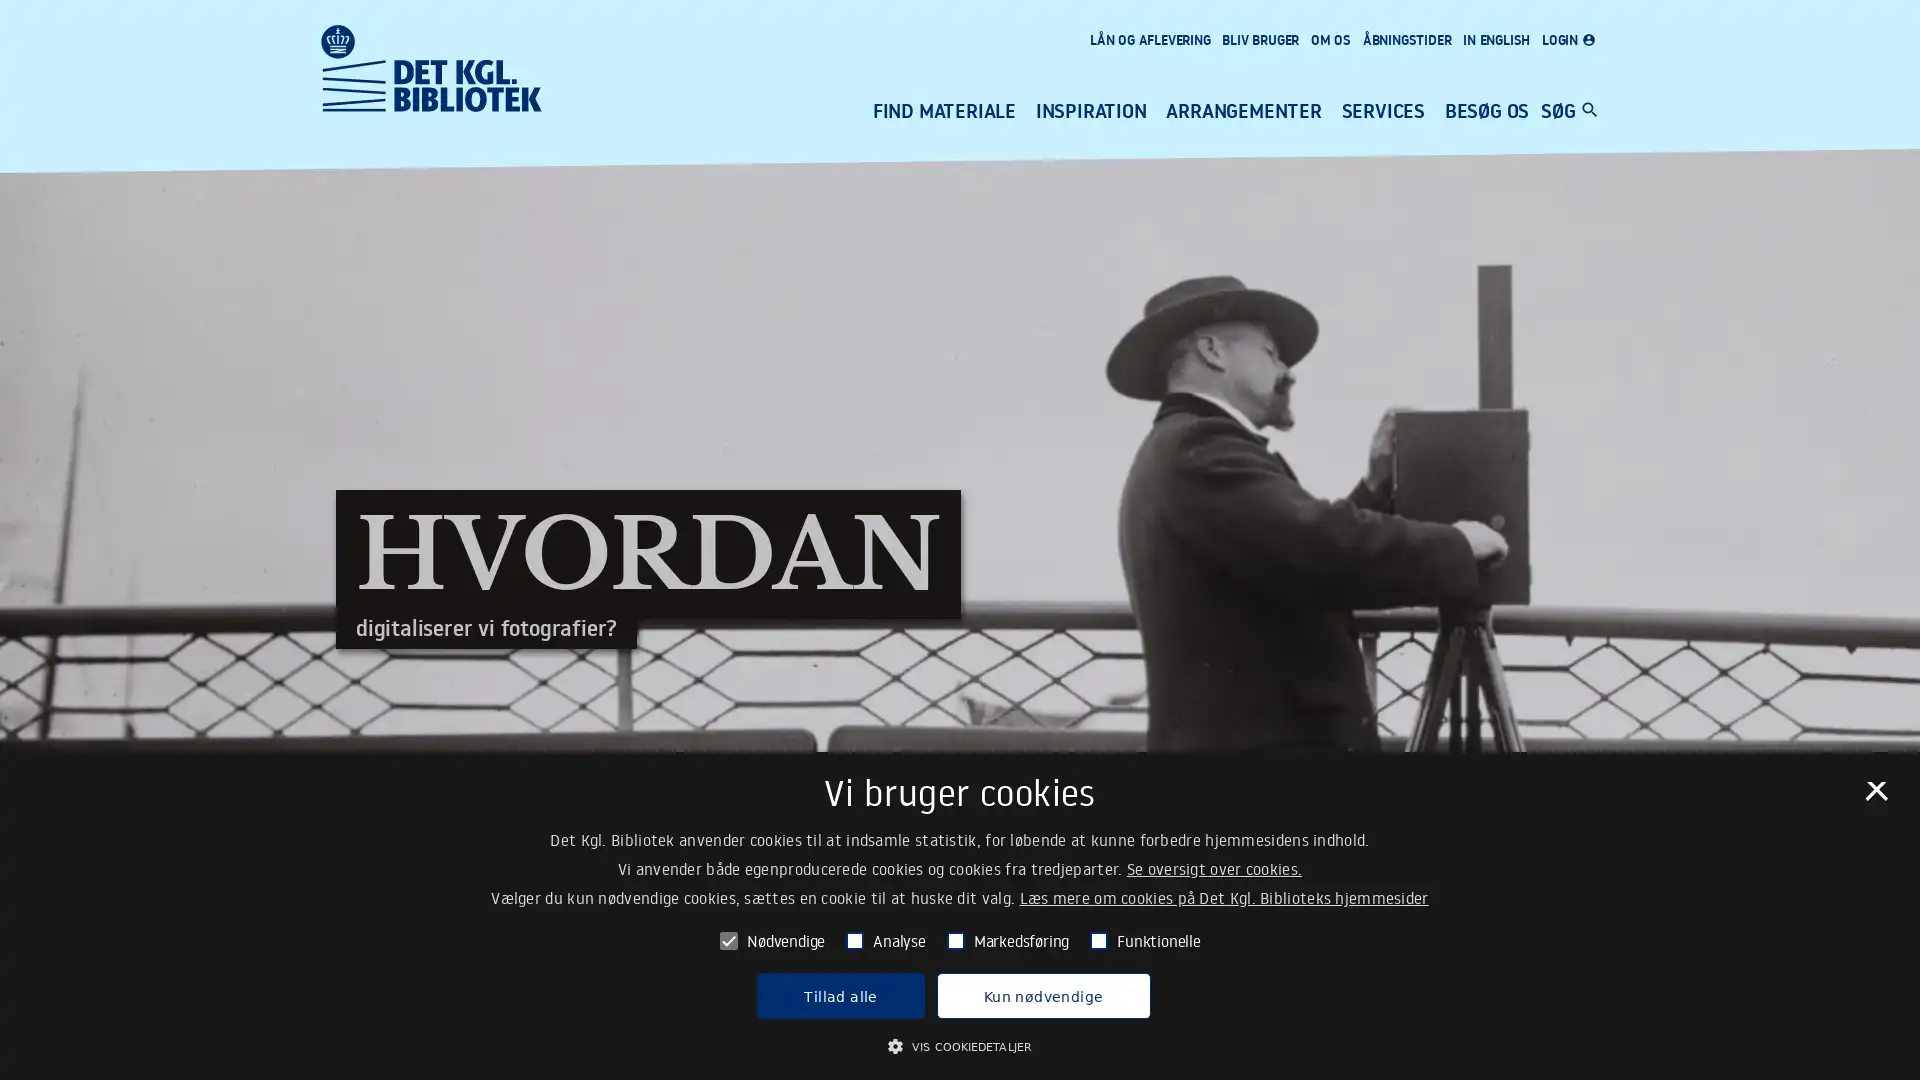  I want to click on VIS COOKIEDETALJER, so click(958, 1044).